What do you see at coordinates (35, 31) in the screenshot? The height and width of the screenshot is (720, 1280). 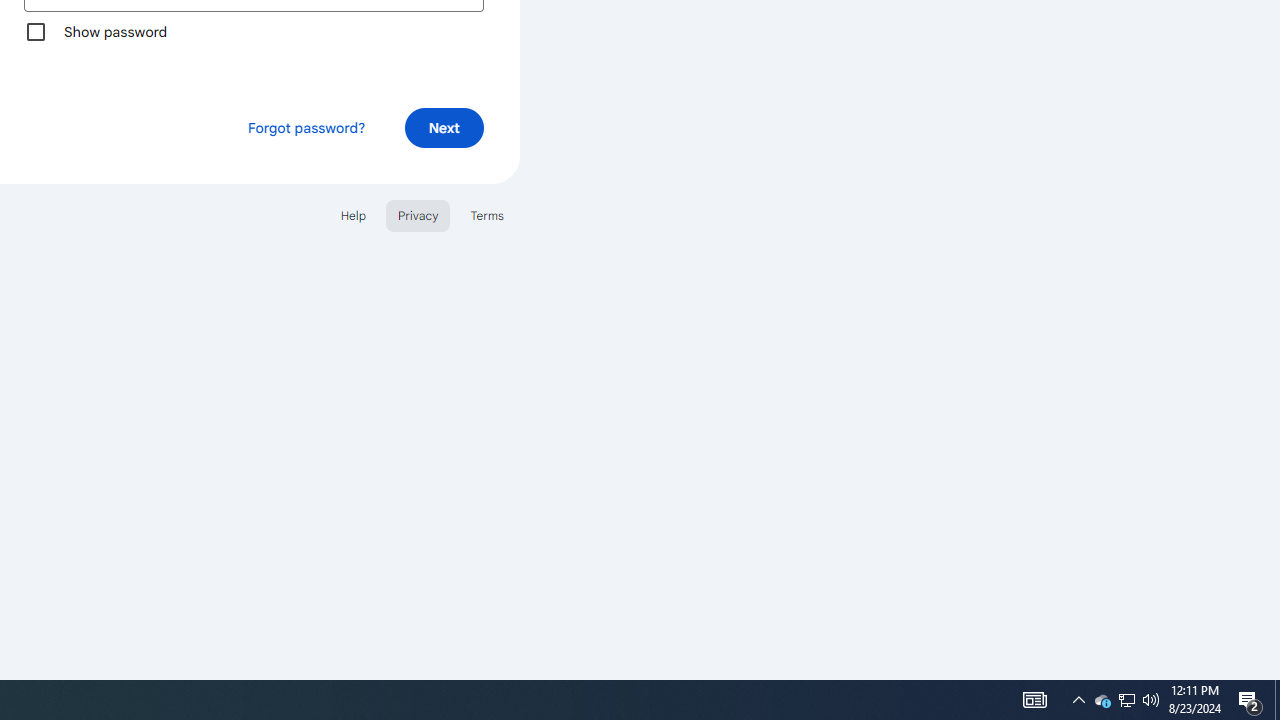 I see `'Show password'` at bounding box center [35, 31].